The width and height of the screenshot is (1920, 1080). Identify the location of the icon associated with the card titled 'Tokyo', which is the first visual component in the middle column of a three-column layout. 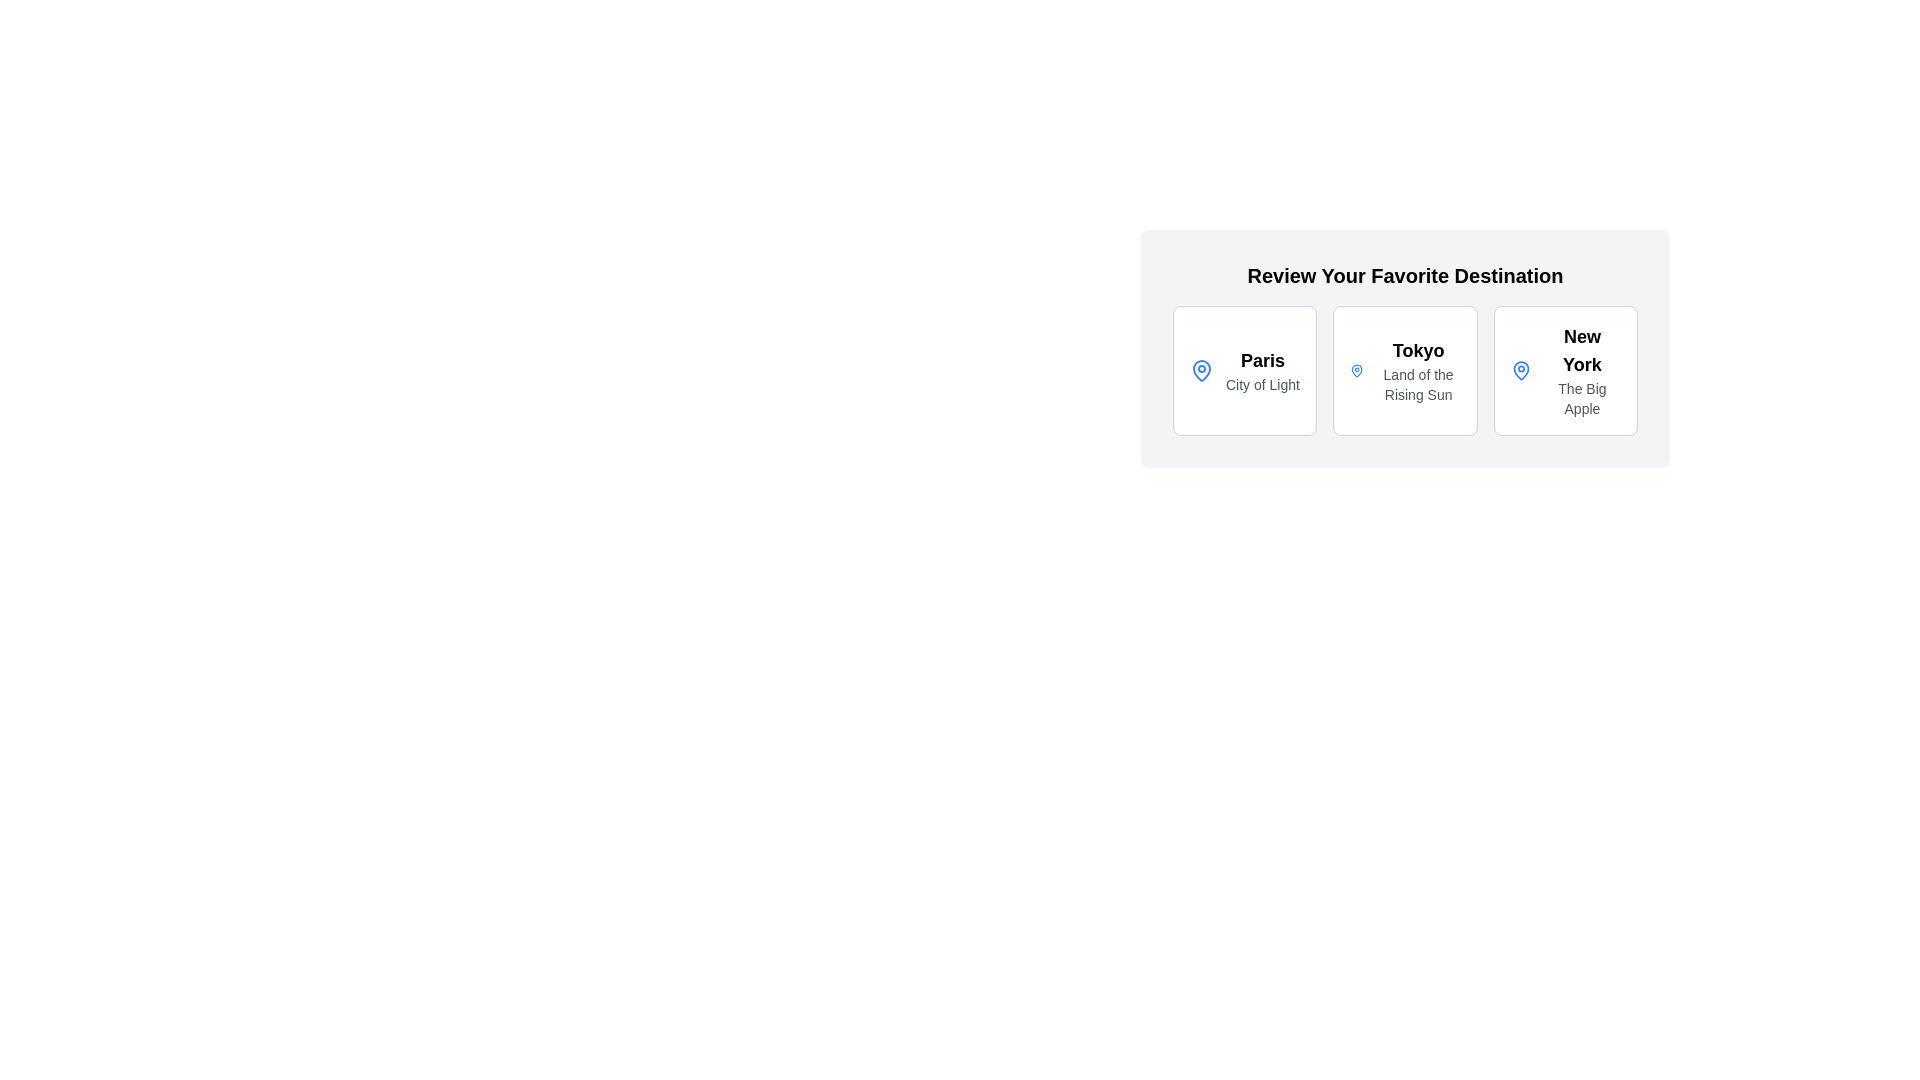
(1357, 370).